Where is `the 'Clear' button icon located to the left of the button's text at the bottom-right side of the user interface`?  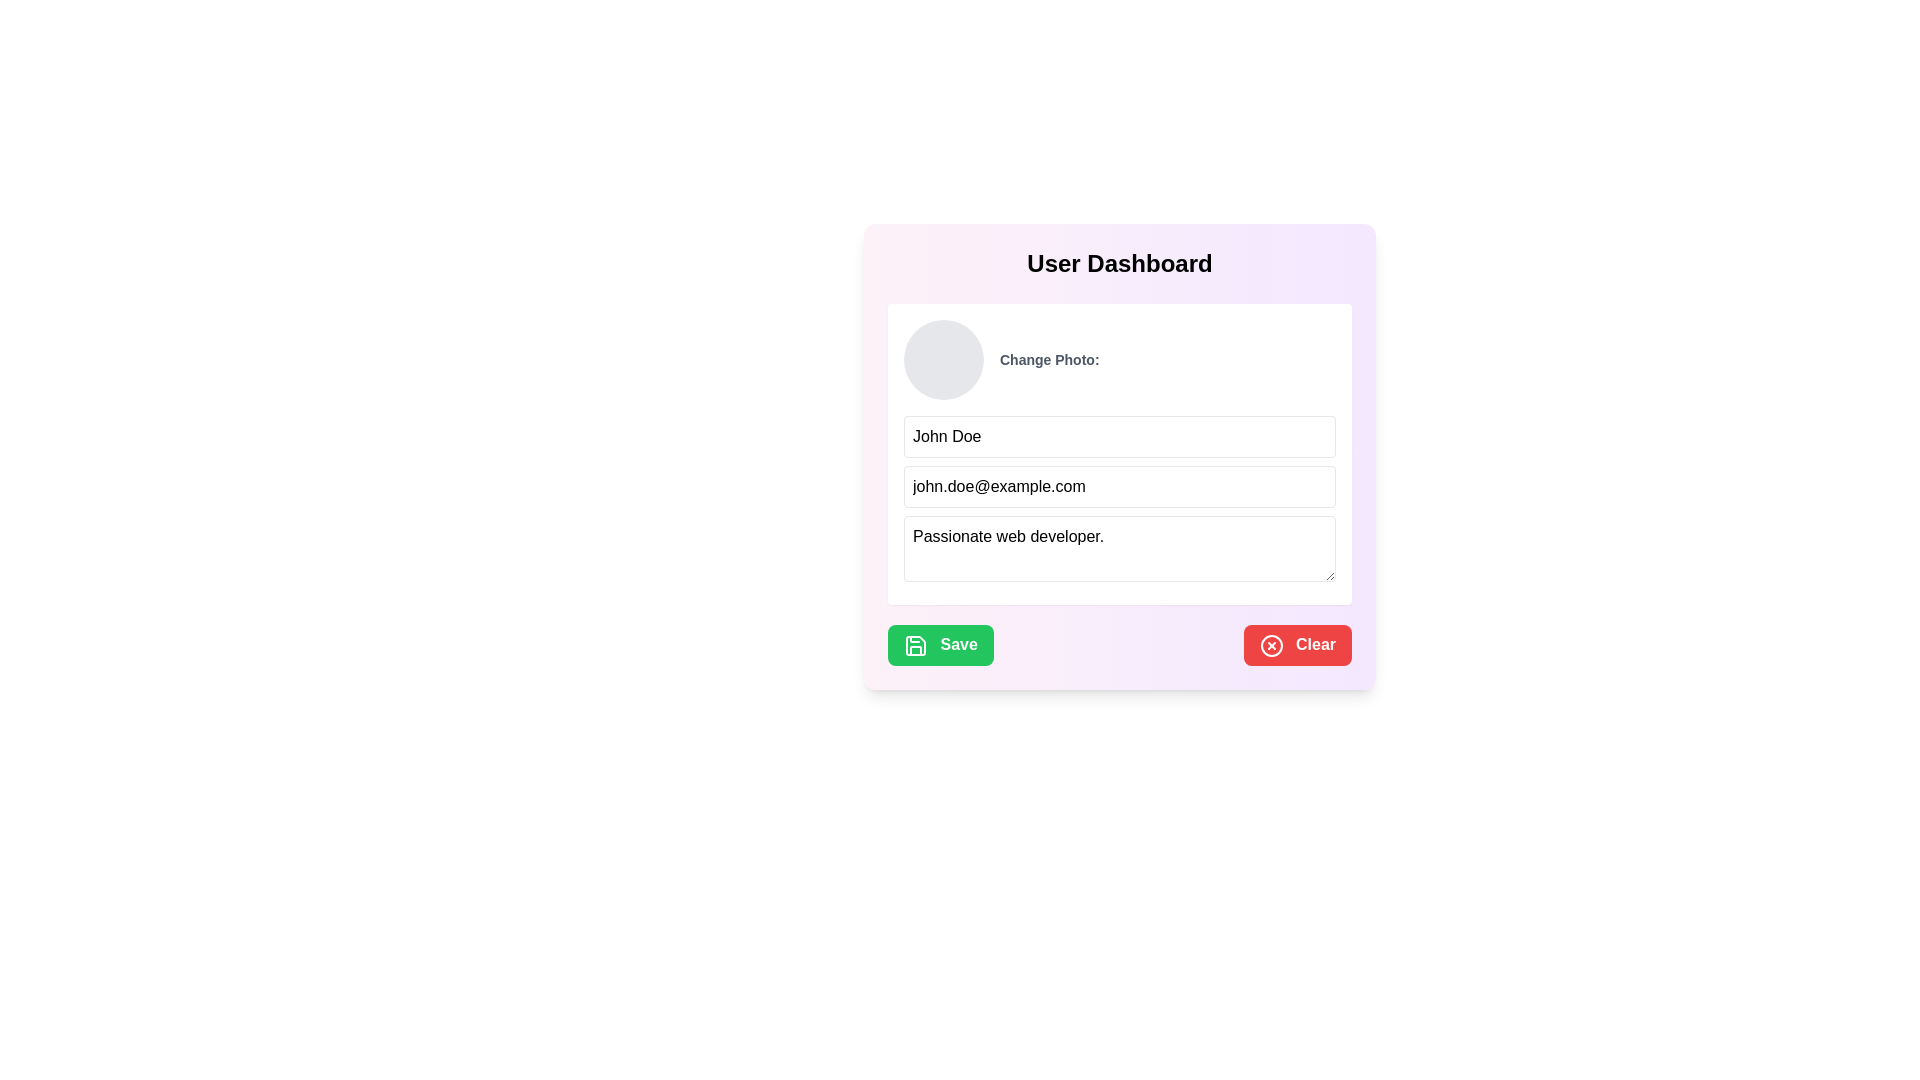 the 'Clear' button icon located to the left of the button's text at the bottom-right side of the user interface is located at coordinates (1270, 645).